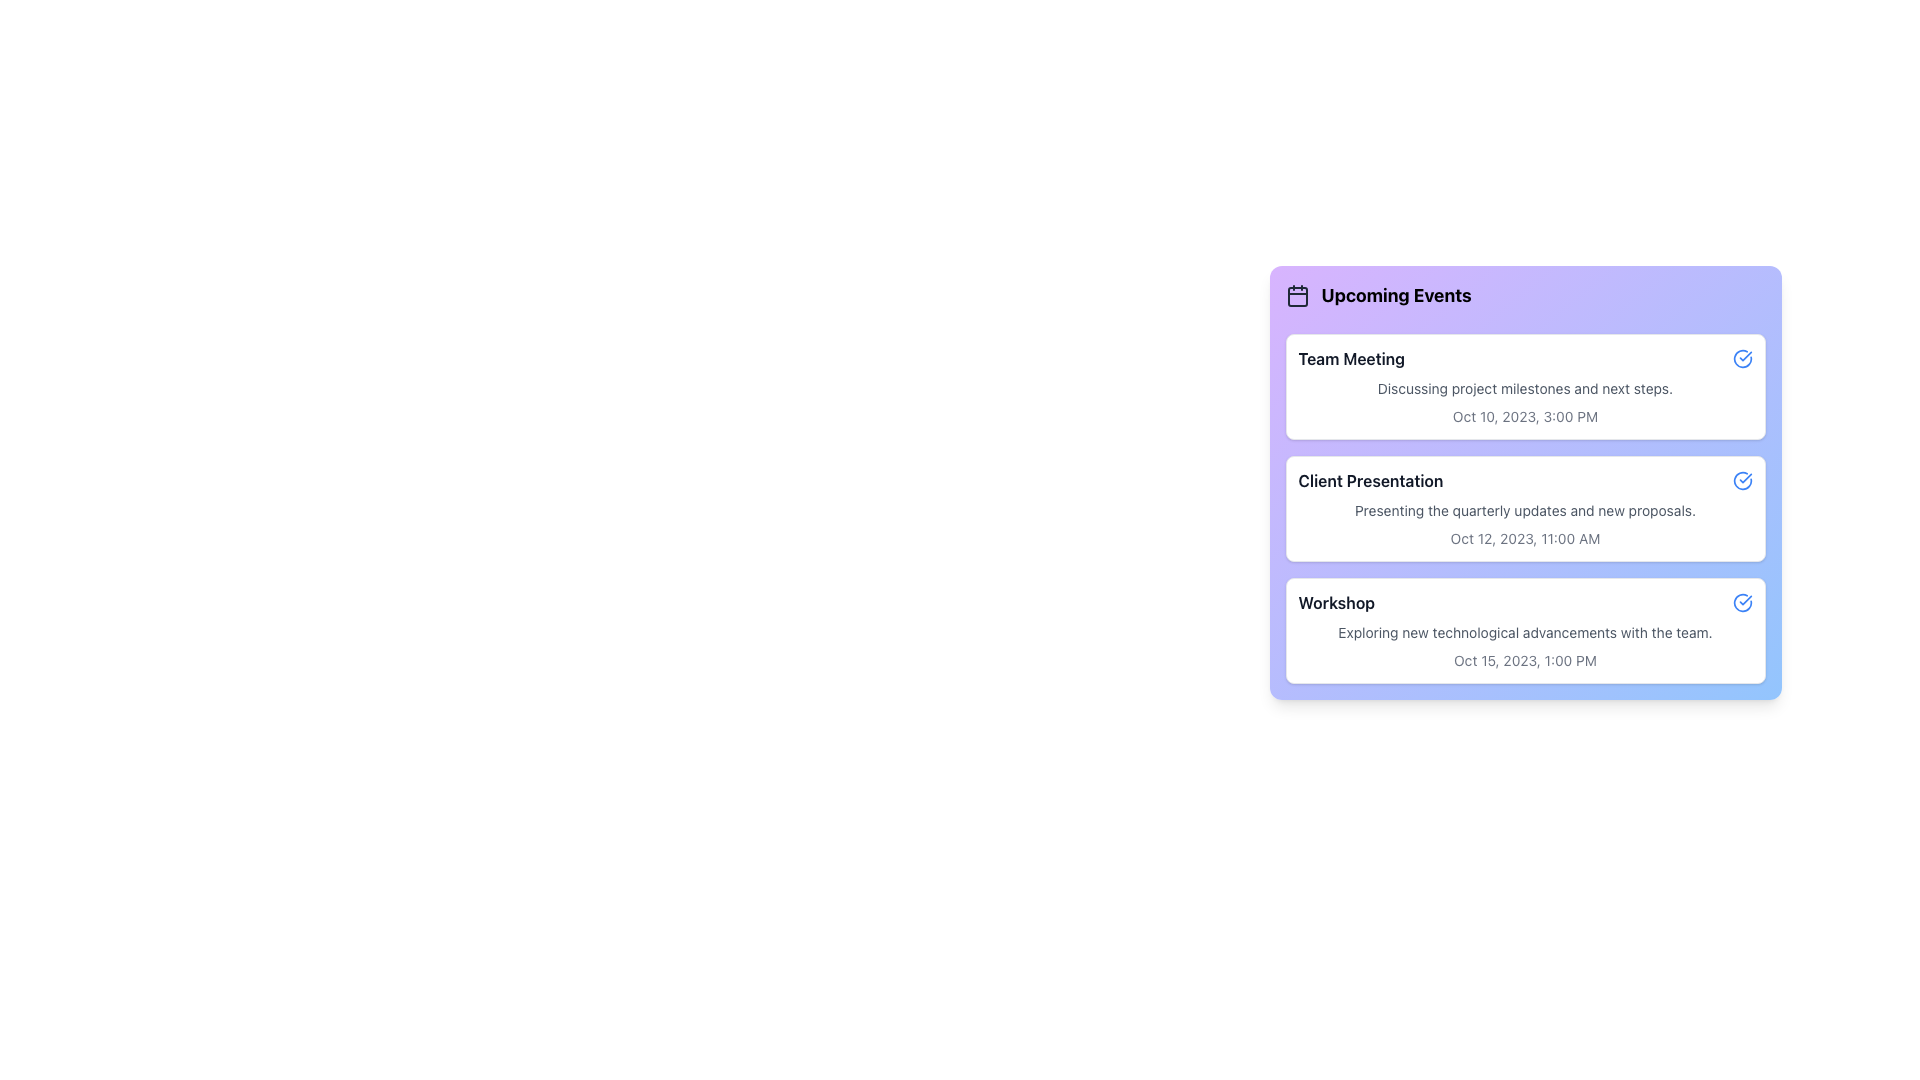 The image size is (1920, 1080). What do you see at coordinates (1492, 537) in the screenshot?
I see `the date text label displaying 'Oct 12, 2023', which is part of the 'Client Presentation' event details and located to the left of the time '11:00 AM'` at bounding box center [1492, 537].